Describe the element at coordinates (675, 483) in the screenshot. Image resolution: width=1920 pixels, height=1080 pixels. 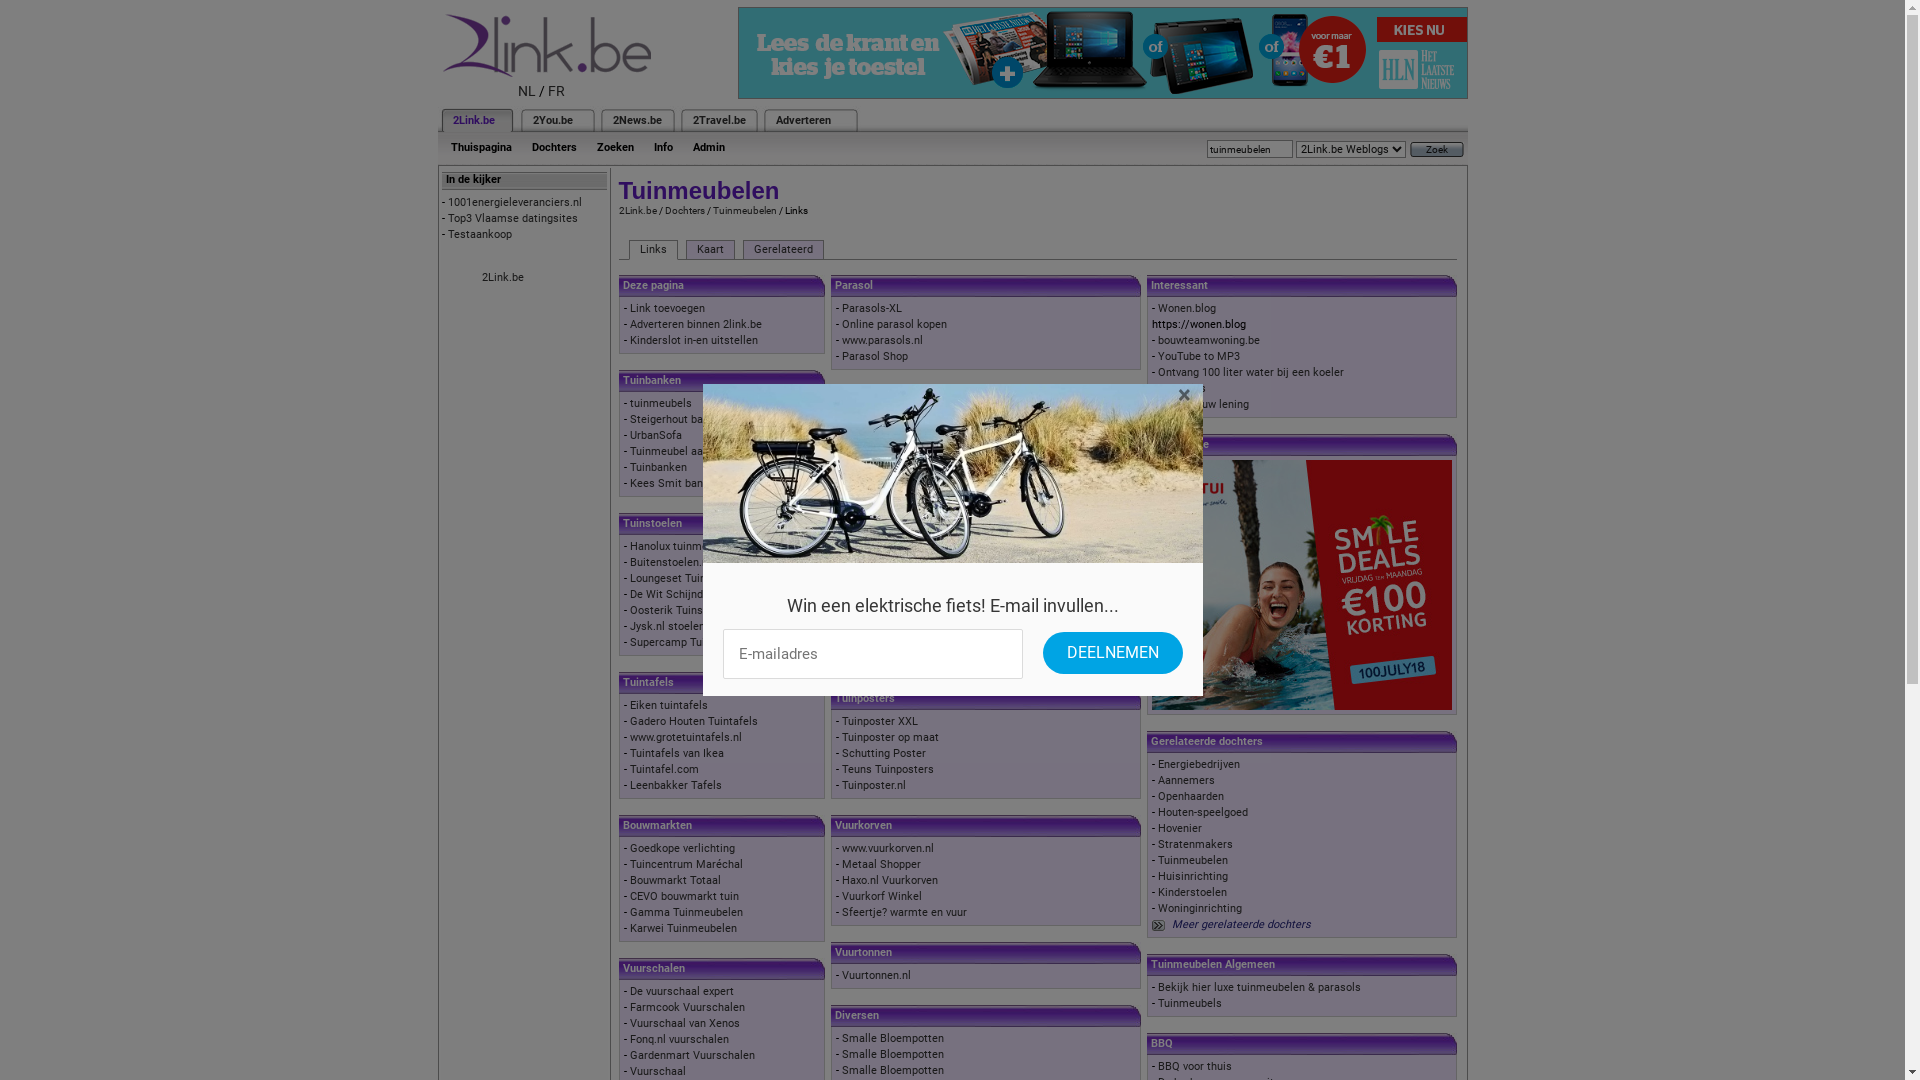
I see `'Kees Smit banken'` at that location.